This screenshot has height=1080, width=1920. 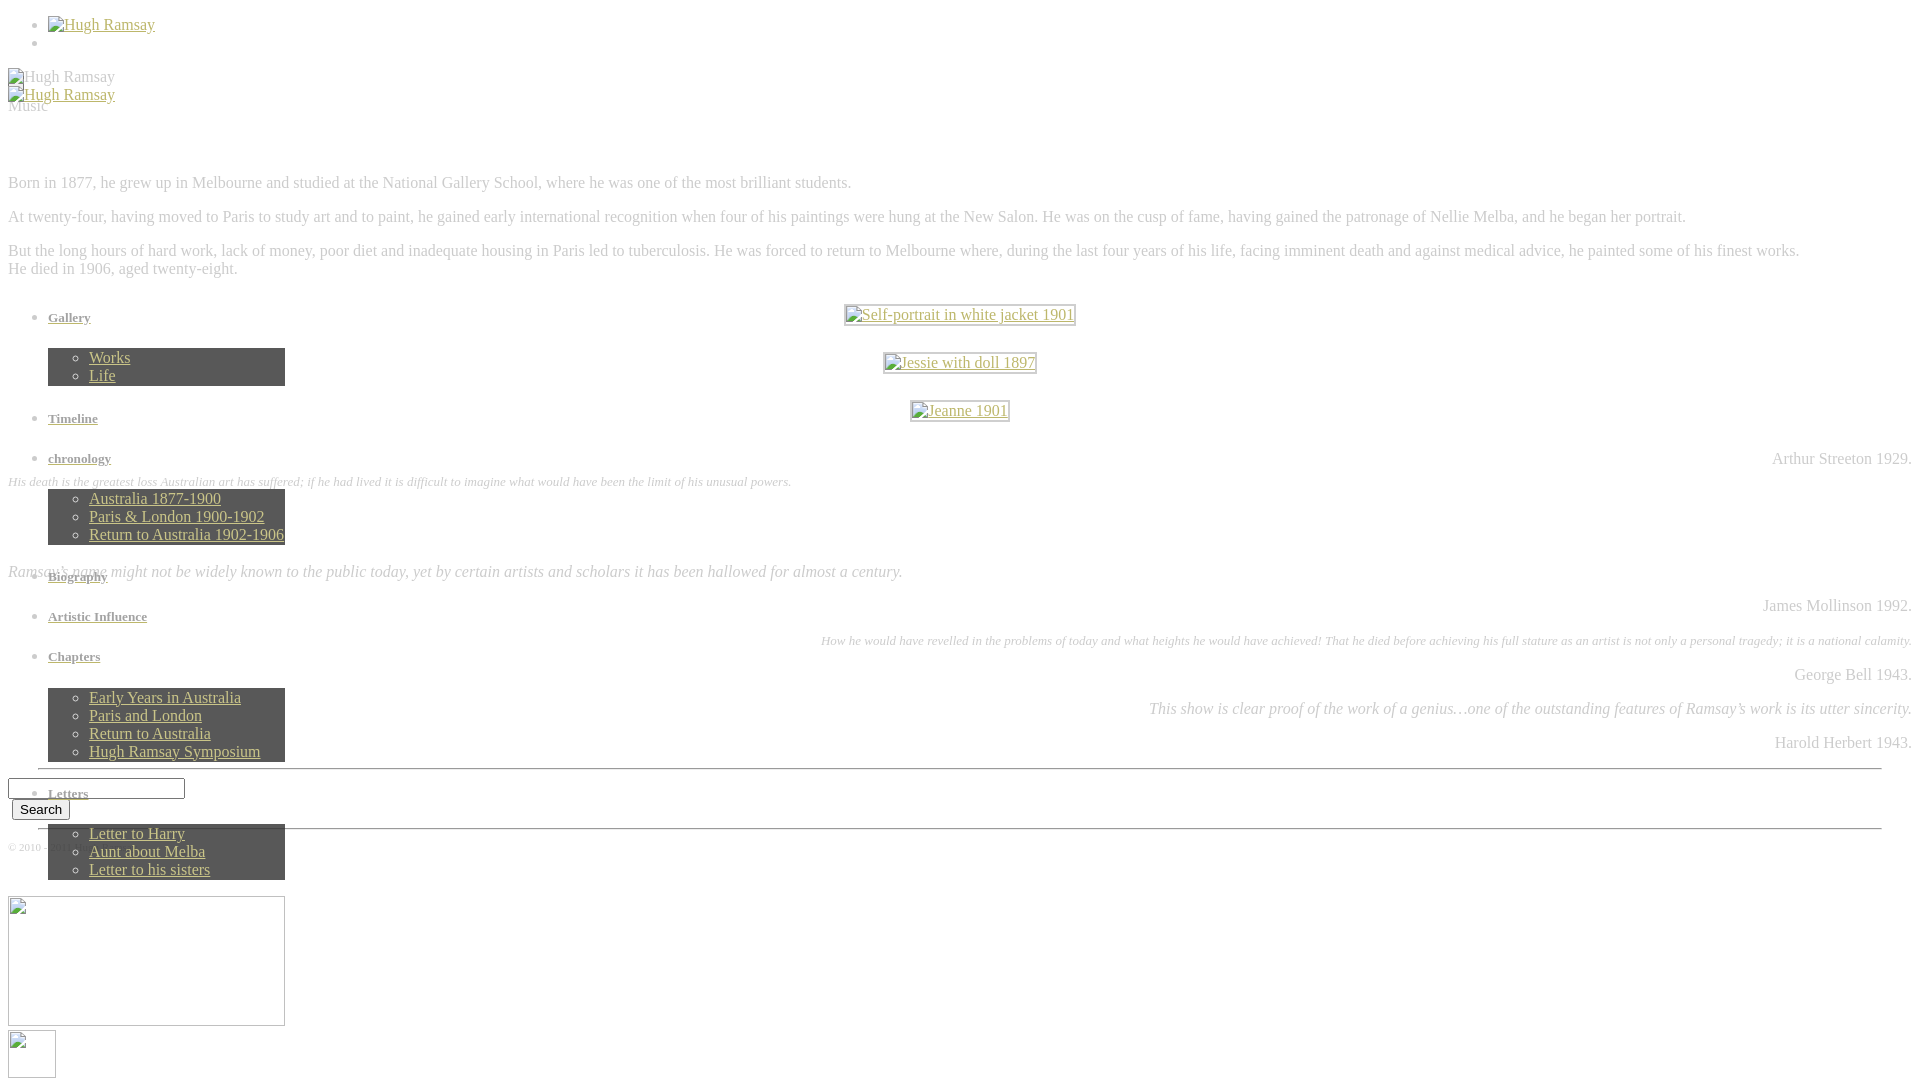 I want to click on 'Biography', so click(x=166, y=577).